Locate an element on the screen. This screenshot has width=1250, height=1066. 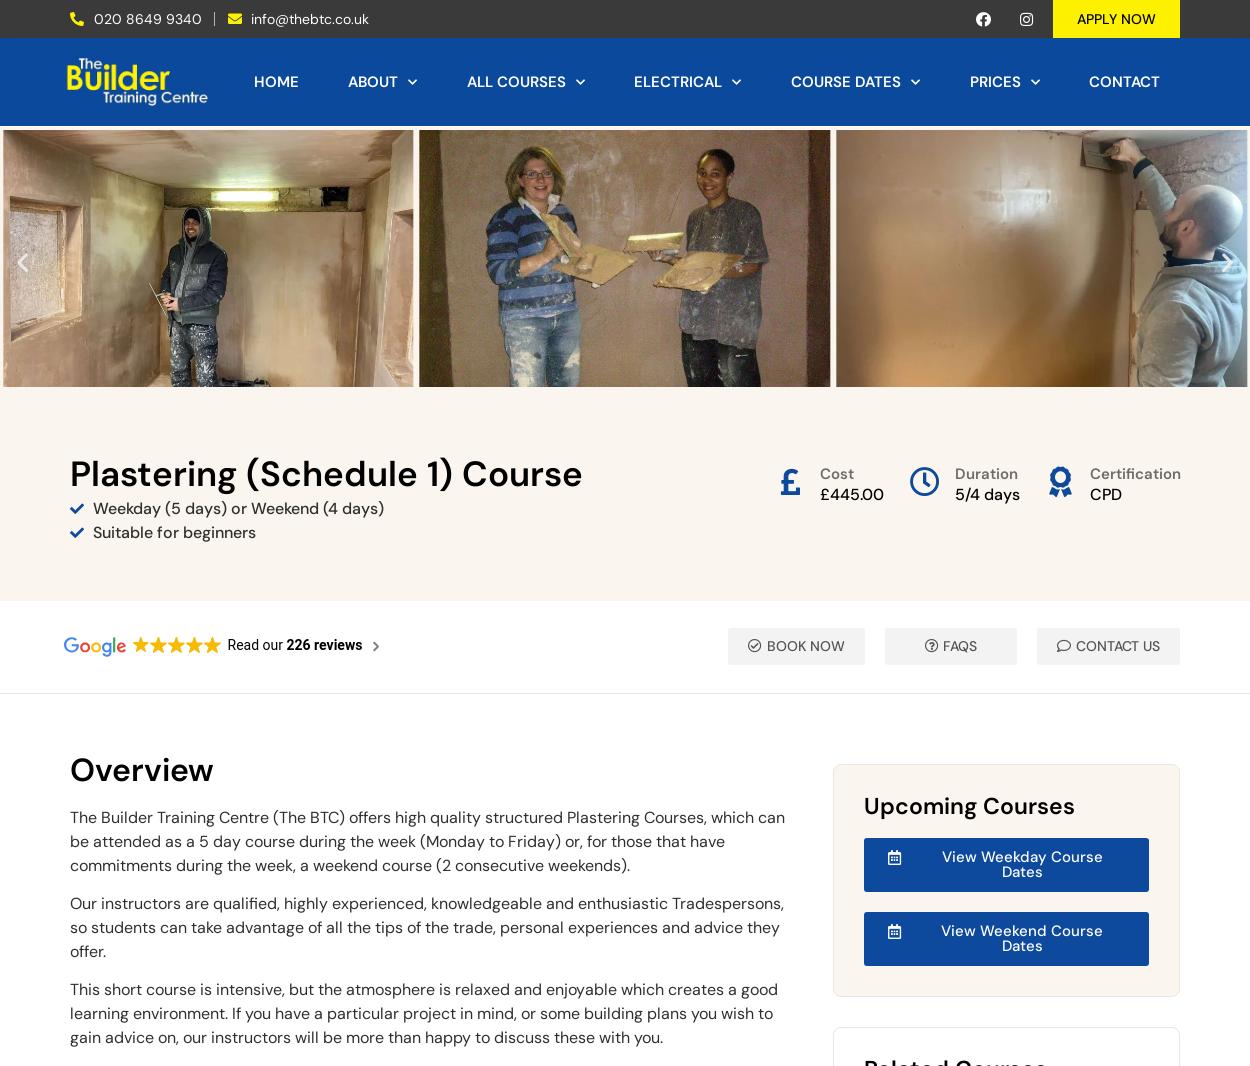
'Plastering (Schedule 1) Course' is located at coordinates (325, 472).